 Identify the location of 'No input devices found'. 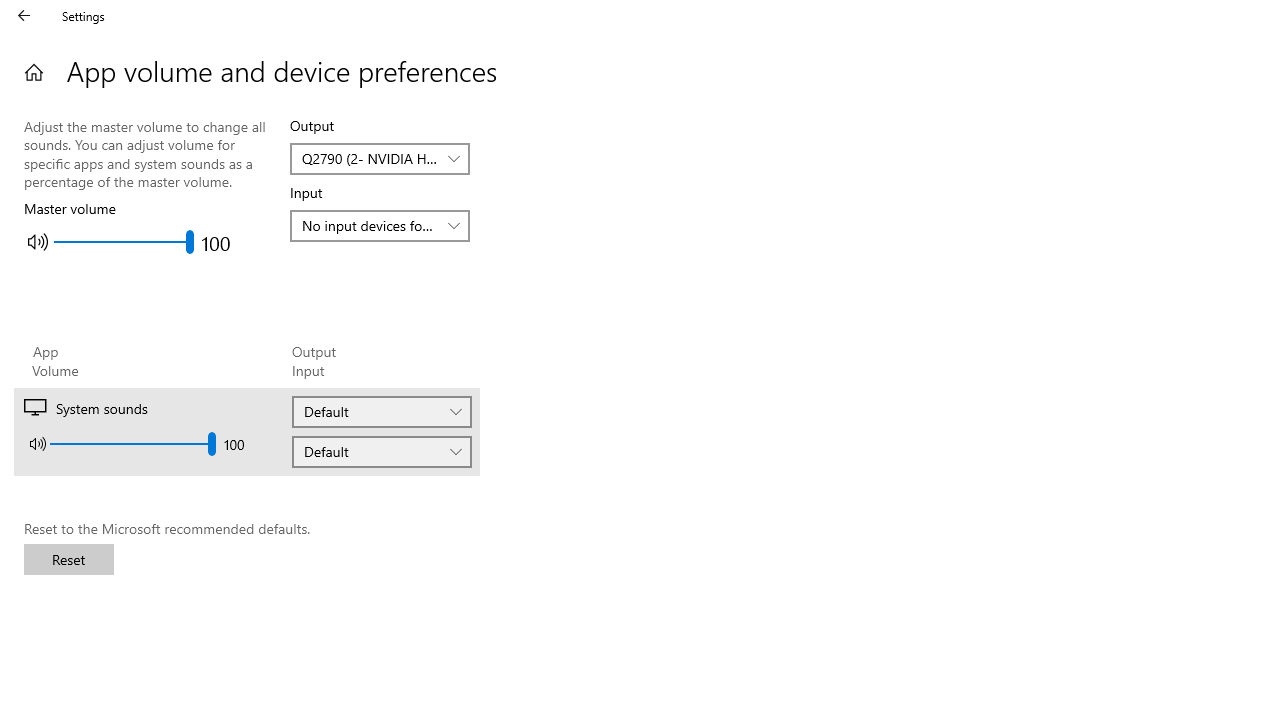
(369, 225).